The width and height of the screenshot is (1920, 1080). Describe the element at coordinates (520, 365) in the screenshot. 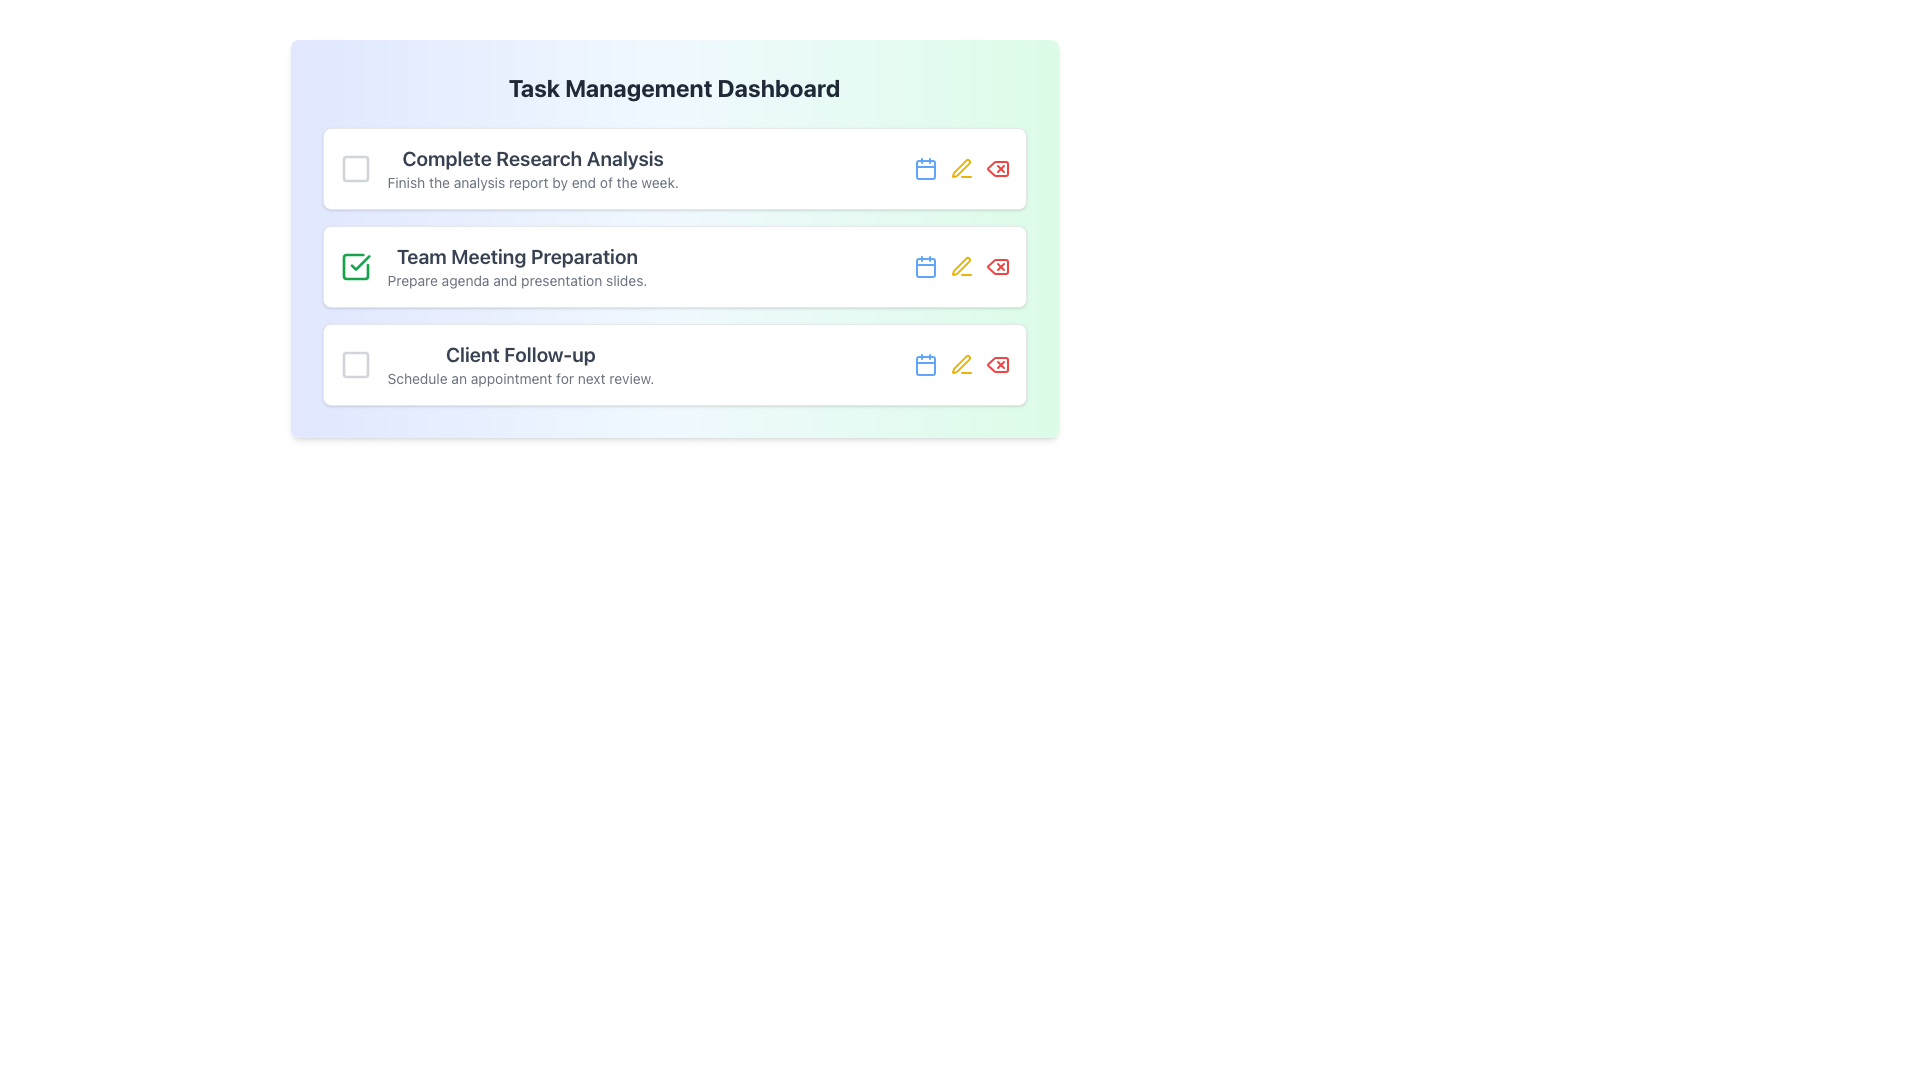

I see `the text label in the third task card that serves as the title and description for scheduling a follow-up appointment` at that location.